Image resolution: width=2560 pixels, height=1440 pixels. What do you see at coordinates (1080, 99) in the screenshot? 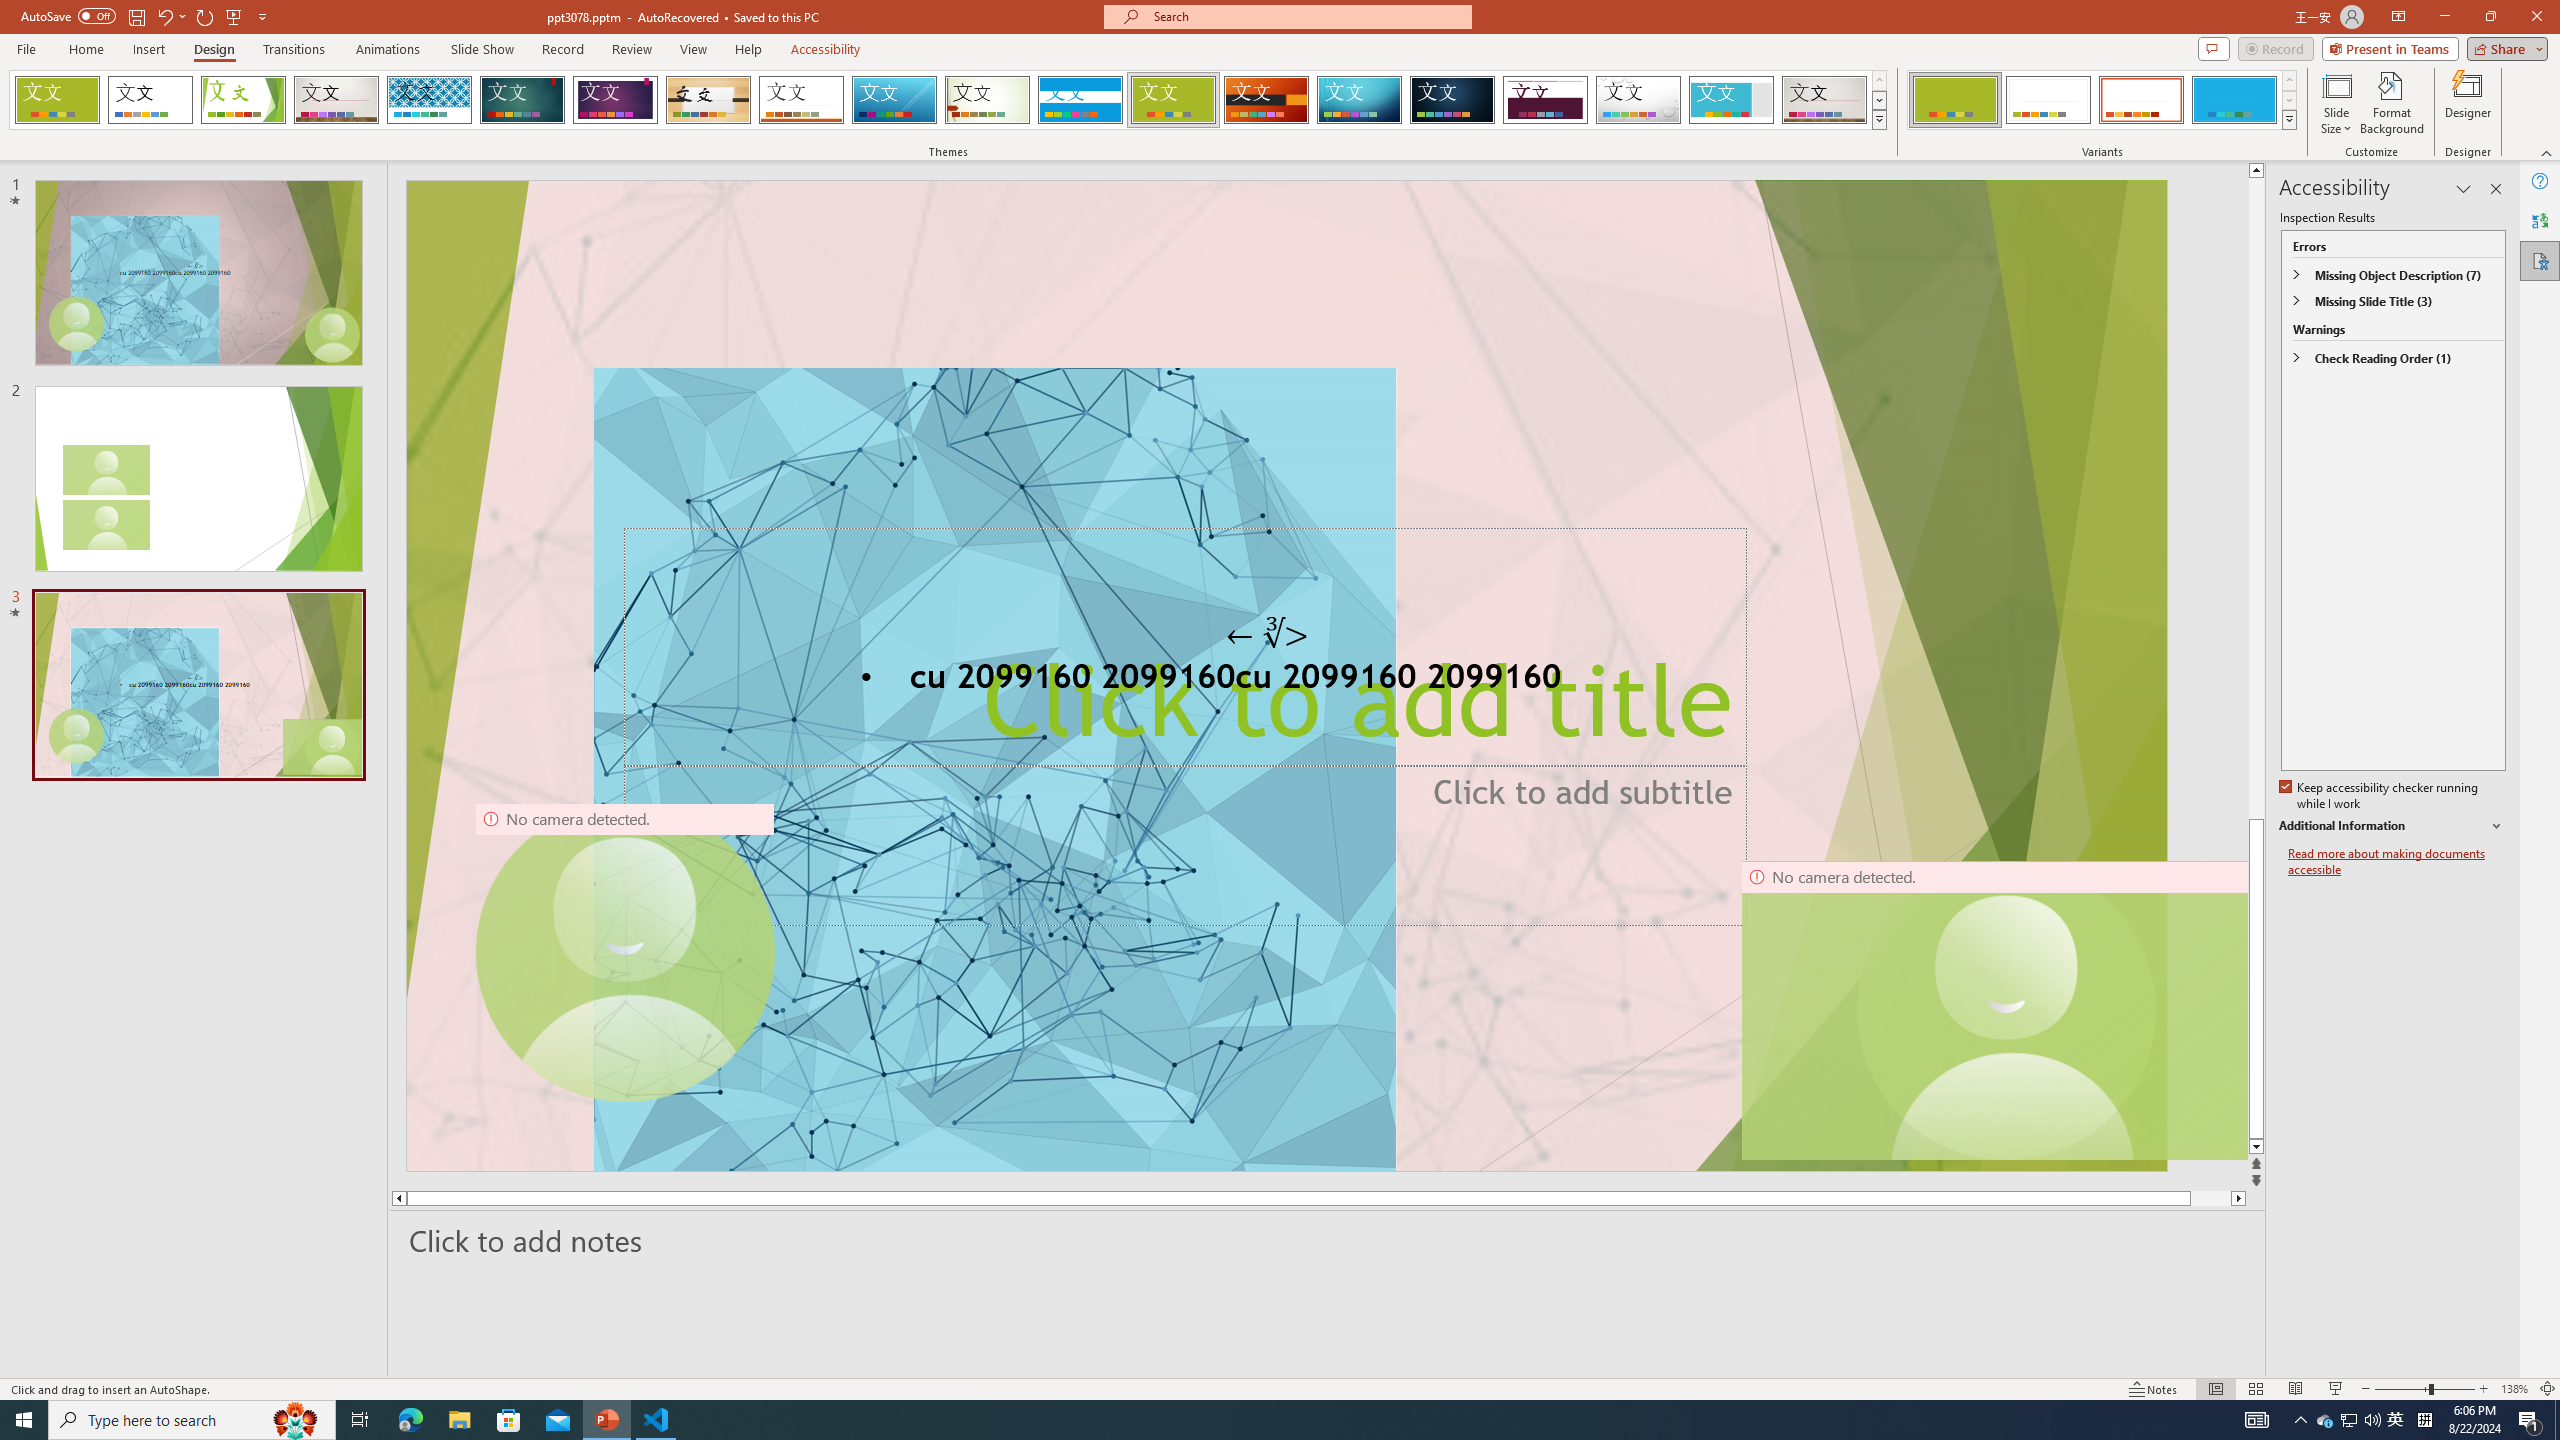
I see `'Banded'` at bounding box center [1080, 99].